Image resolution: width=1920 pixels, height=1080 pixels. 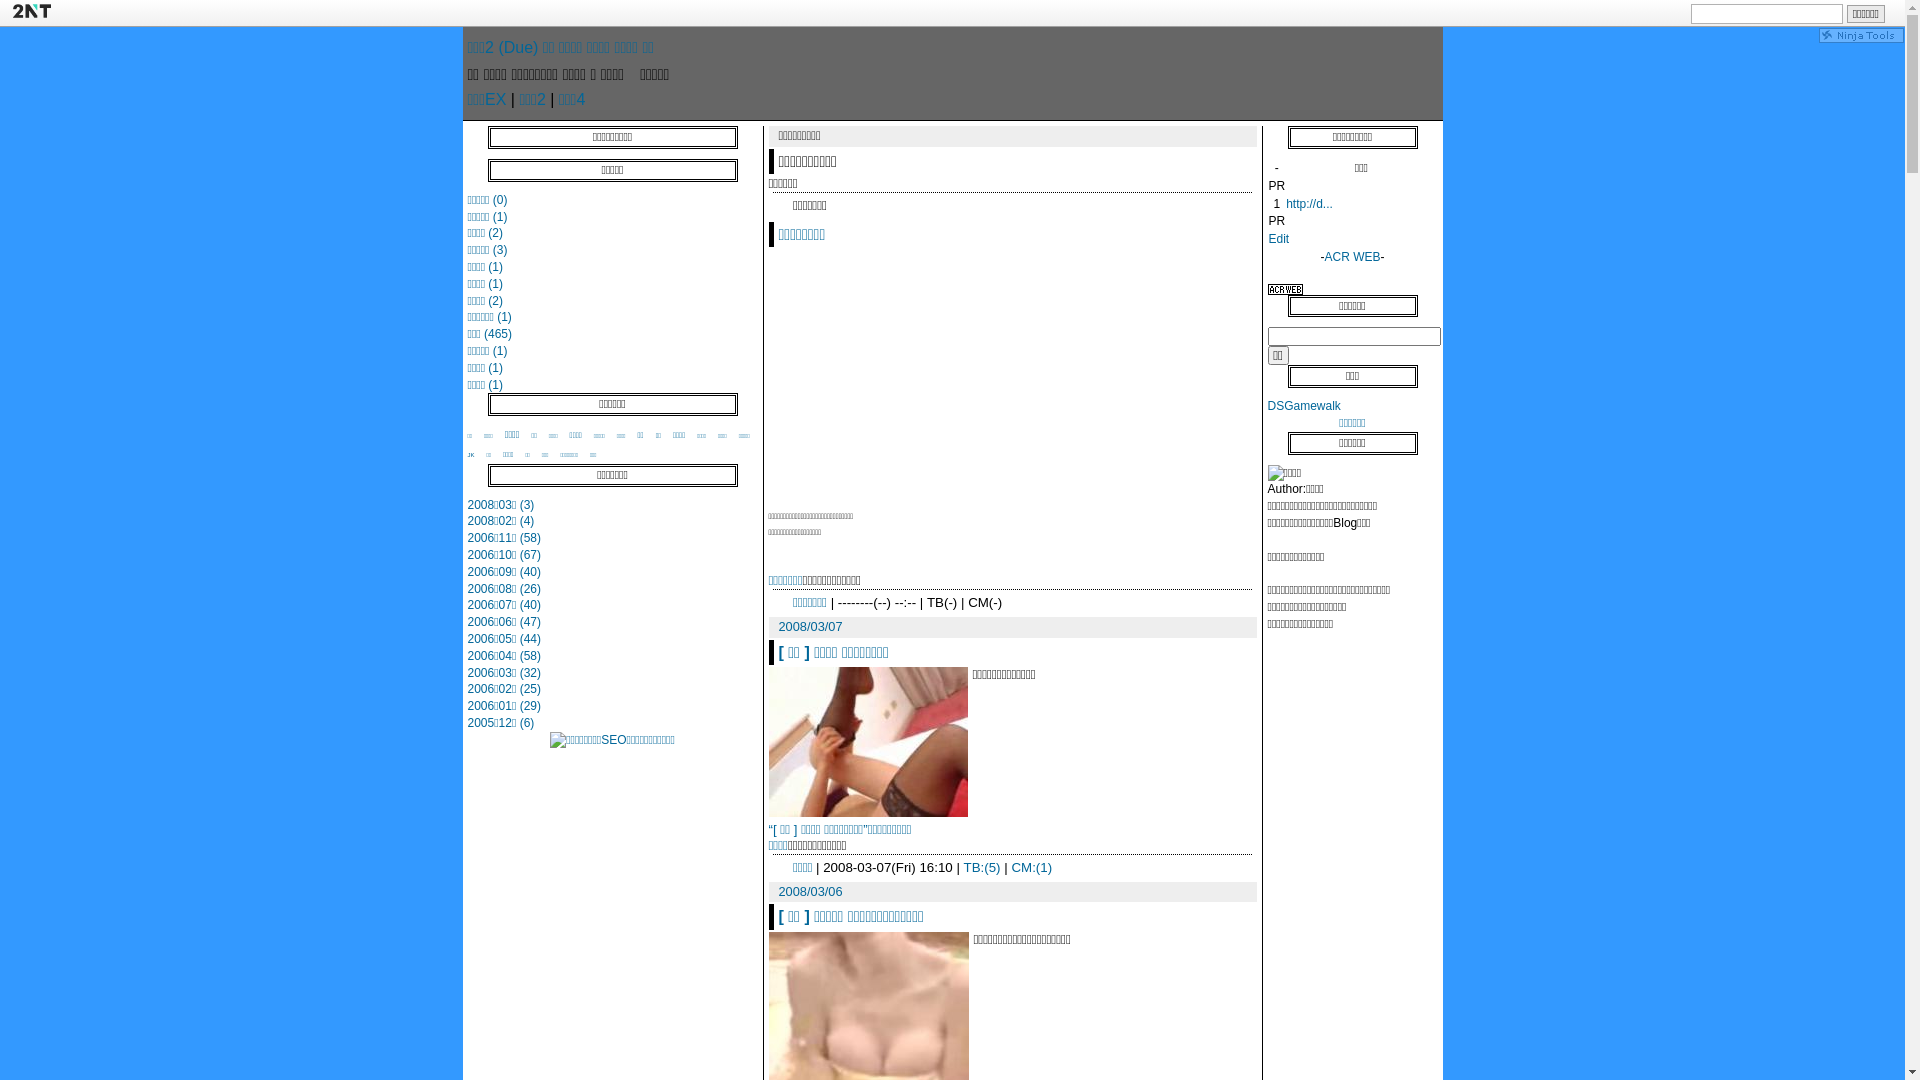 I want to click on '2008/03/06', so click(x=810, y=890).